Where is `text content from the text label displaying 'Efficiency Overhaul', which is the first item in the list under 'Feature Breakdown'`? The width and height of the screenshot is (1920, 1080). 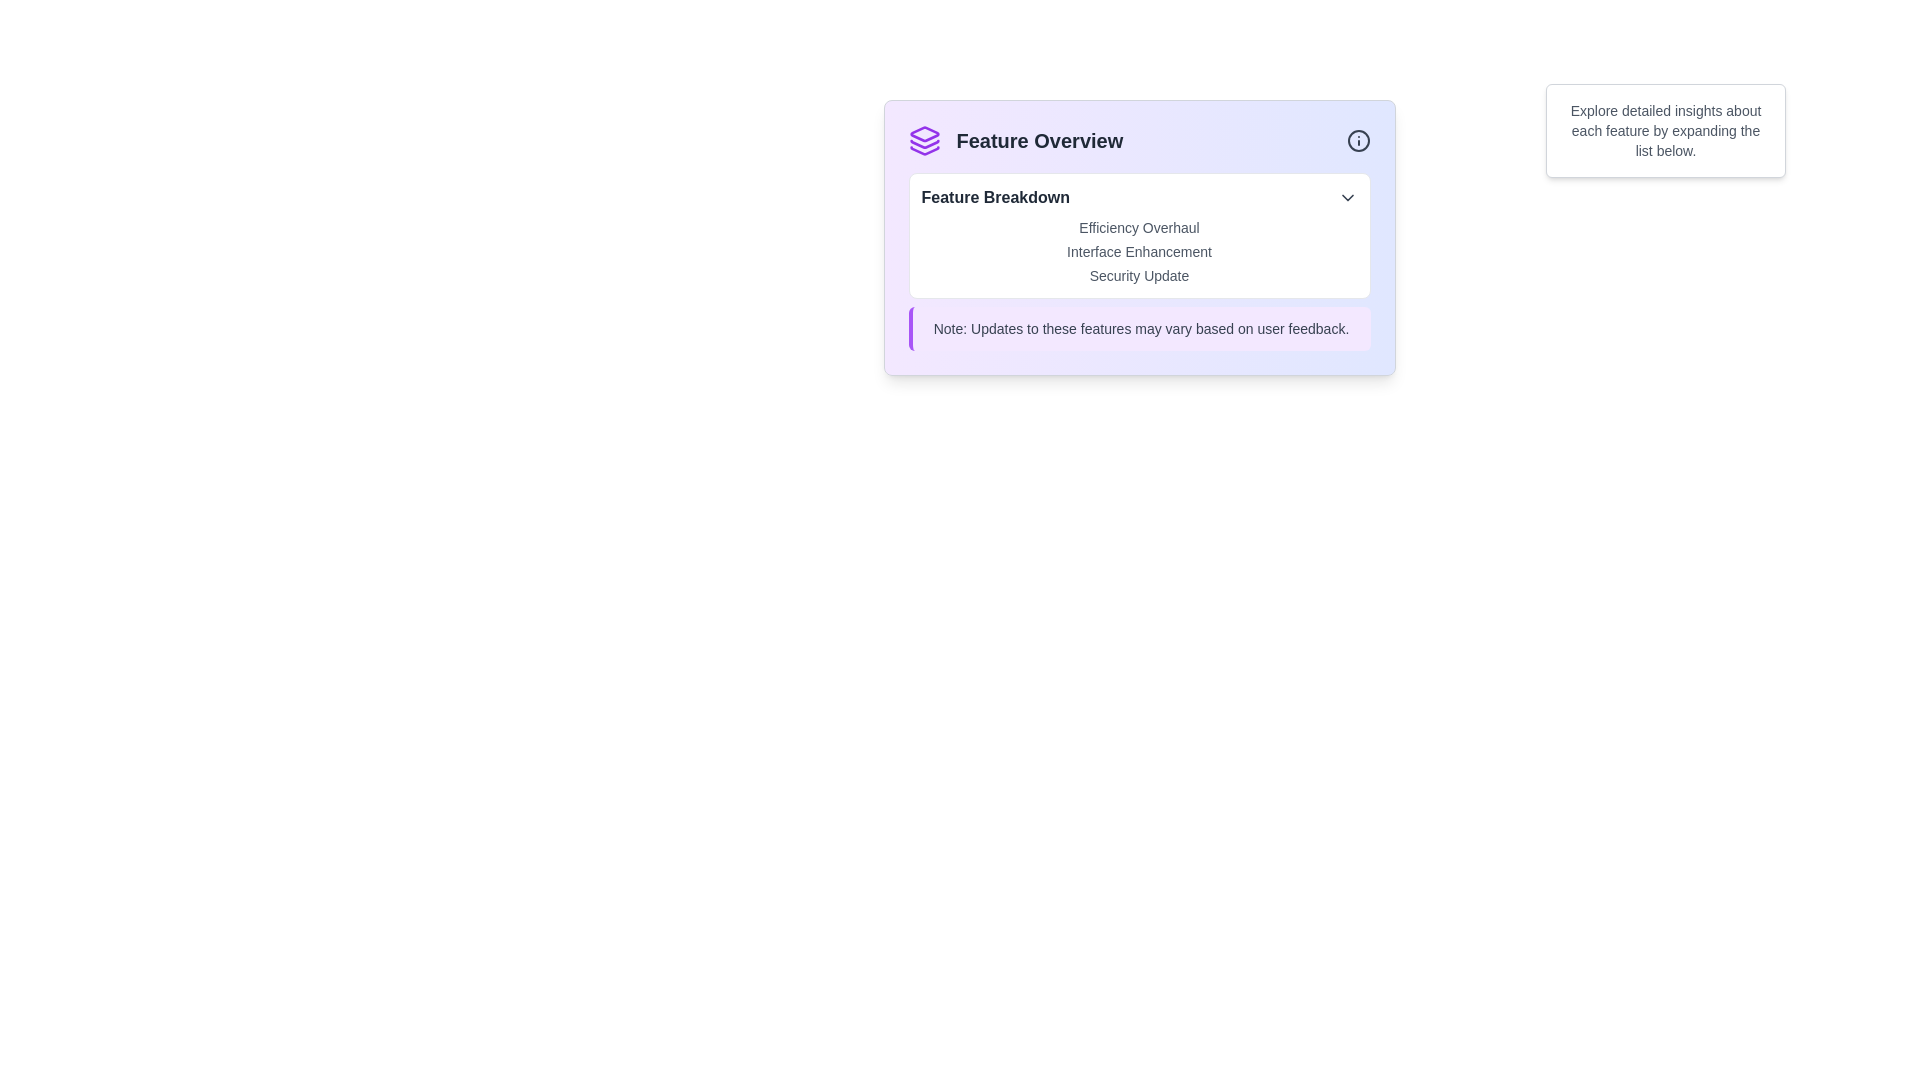 text content from the text label displaying 'Efficiency Overhaul', which is the first item in the list under 'Feature Breakdown' is located at coordinates (1139, 226).